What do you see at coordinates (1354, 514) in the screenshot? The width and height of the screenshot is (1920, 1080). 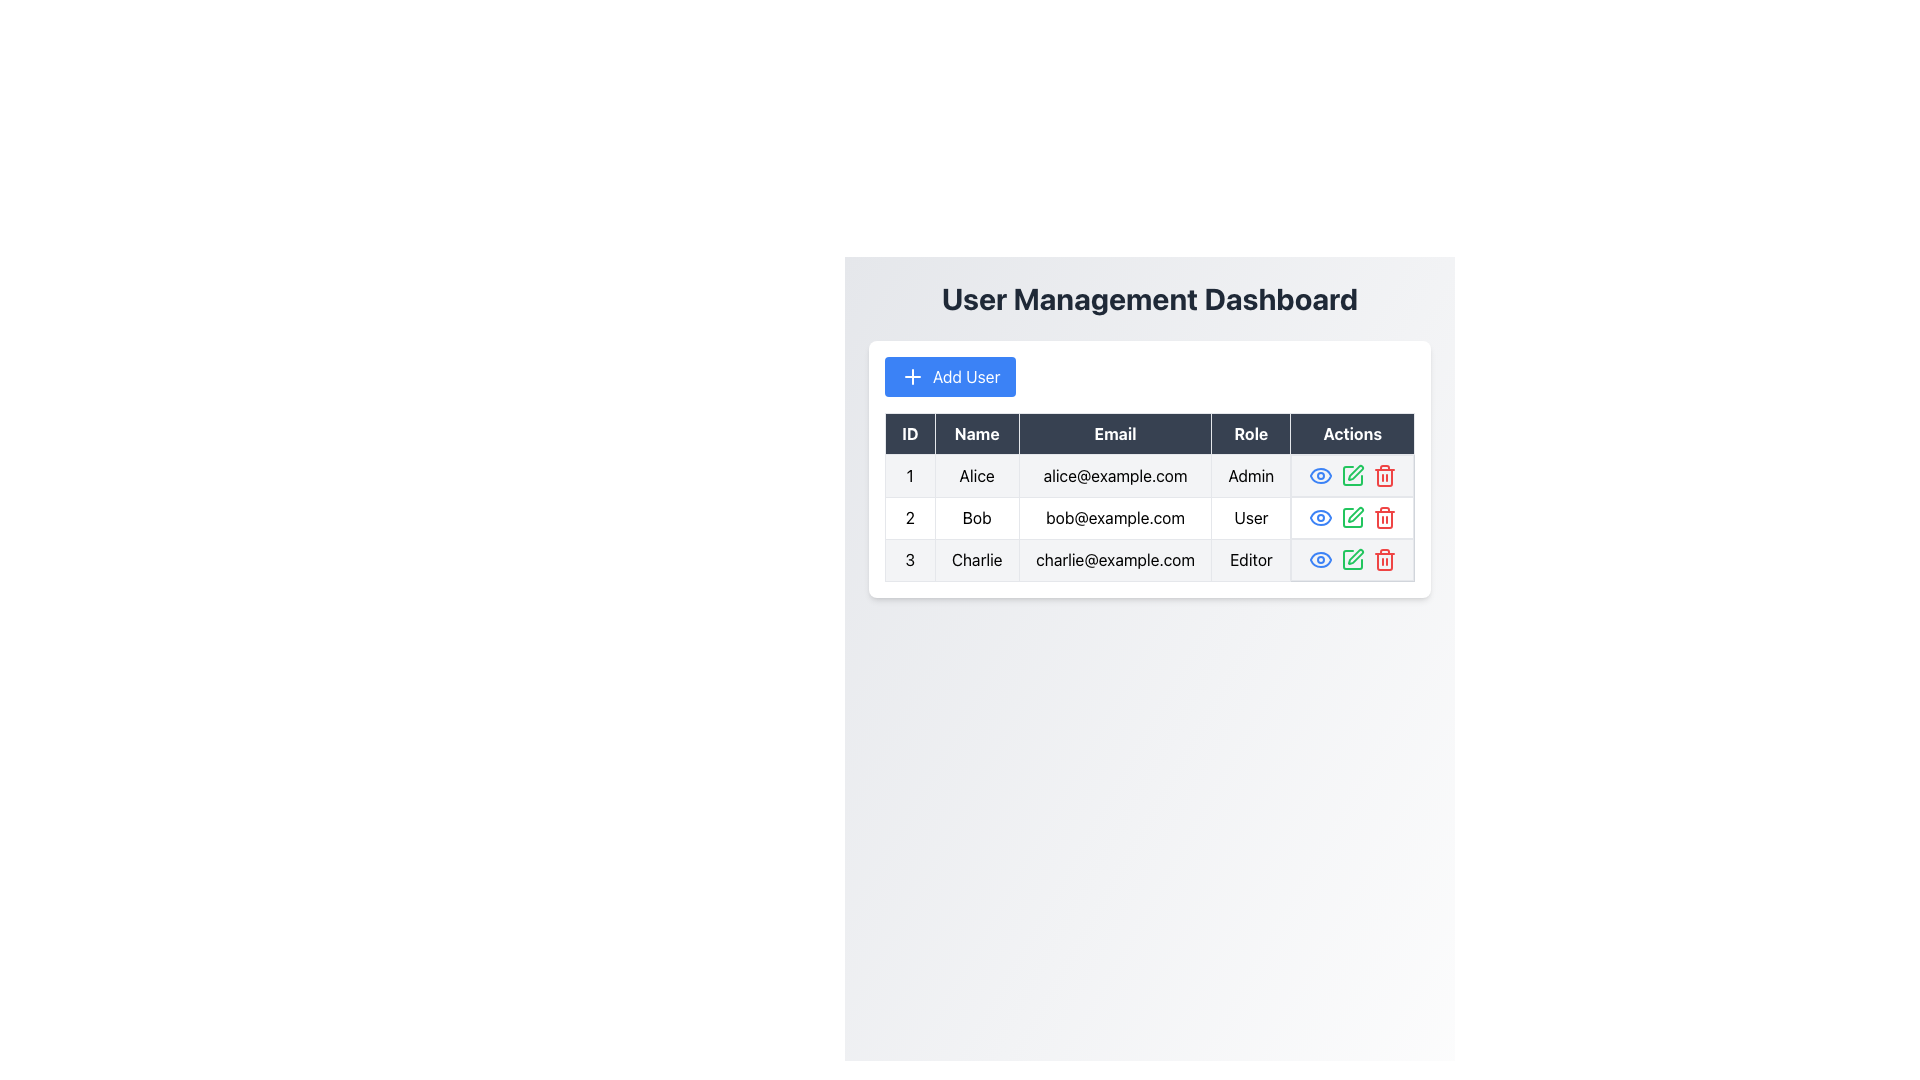 I see `the pen-shaped icon located in the 'Actions' column of Bob's row to initiate an edit action` at bounding box center [1354, 514].